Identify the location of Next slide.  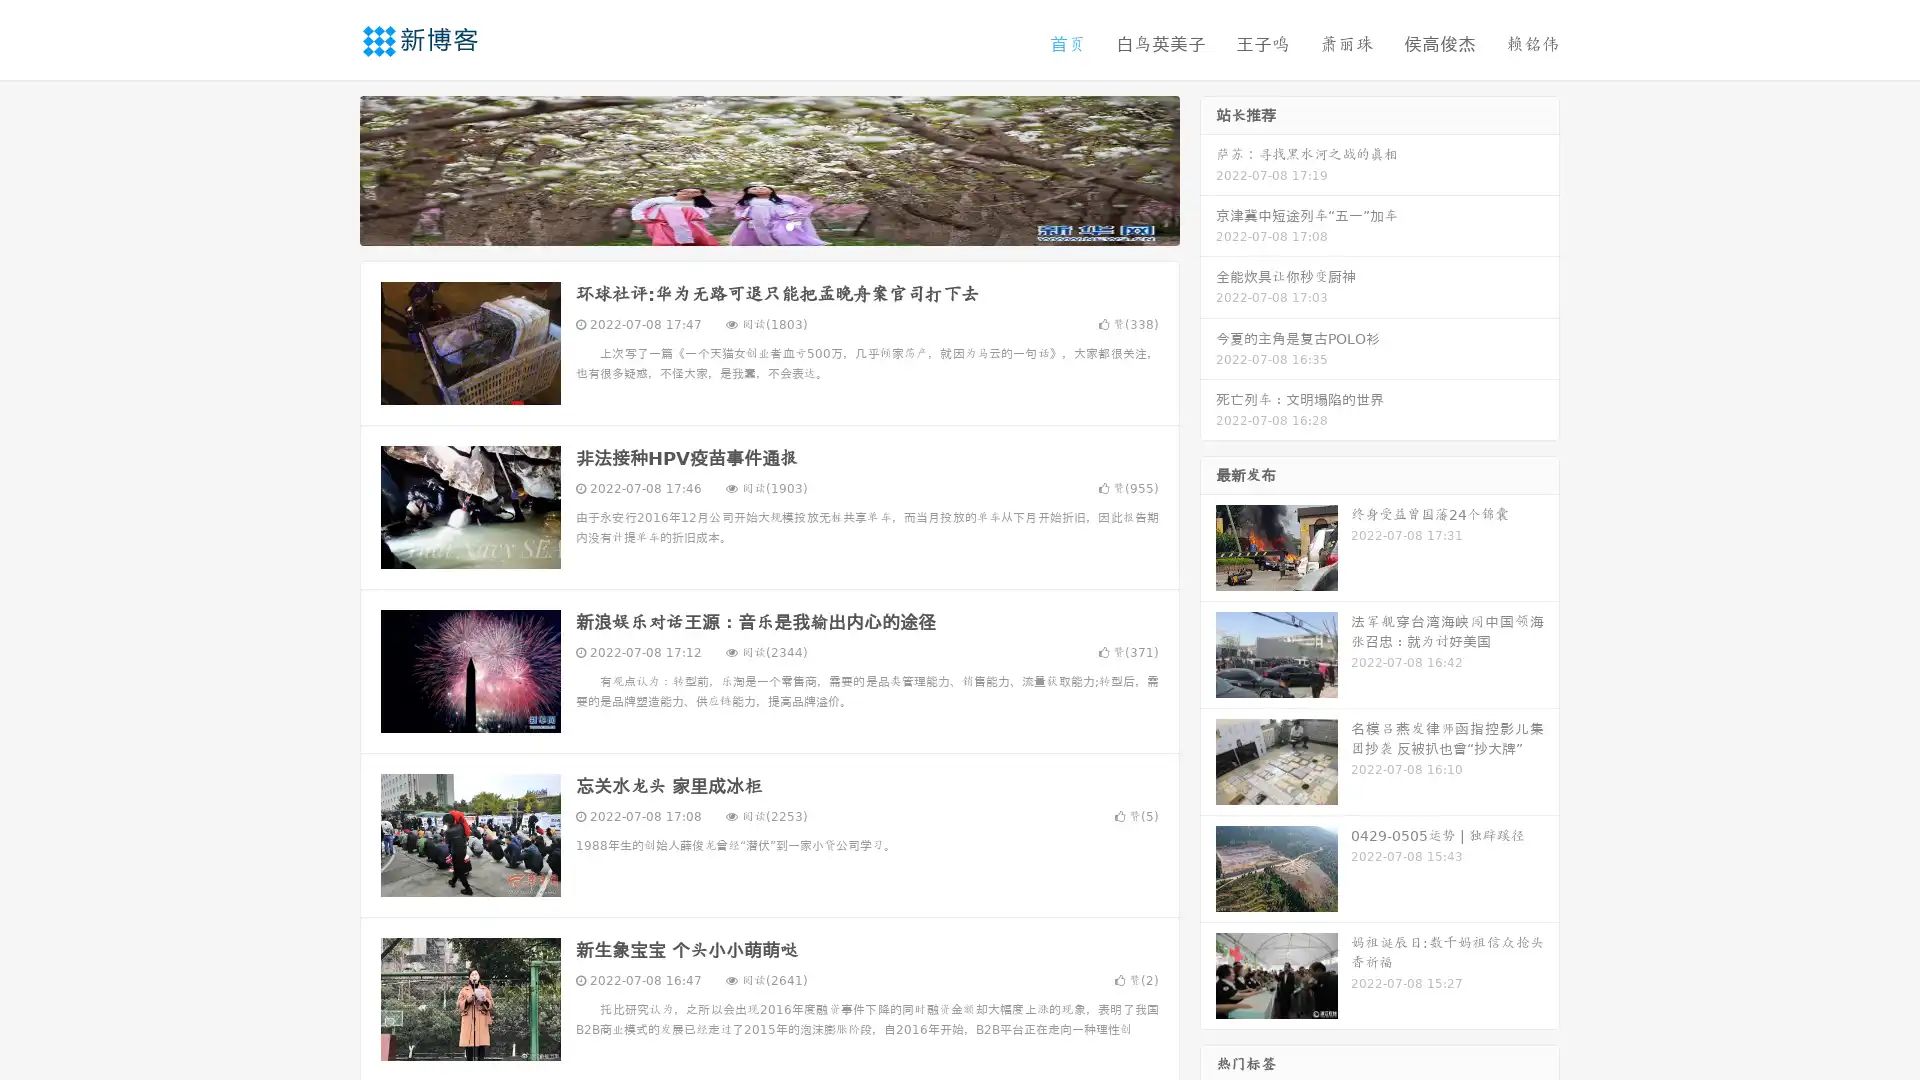
(1208, 168).